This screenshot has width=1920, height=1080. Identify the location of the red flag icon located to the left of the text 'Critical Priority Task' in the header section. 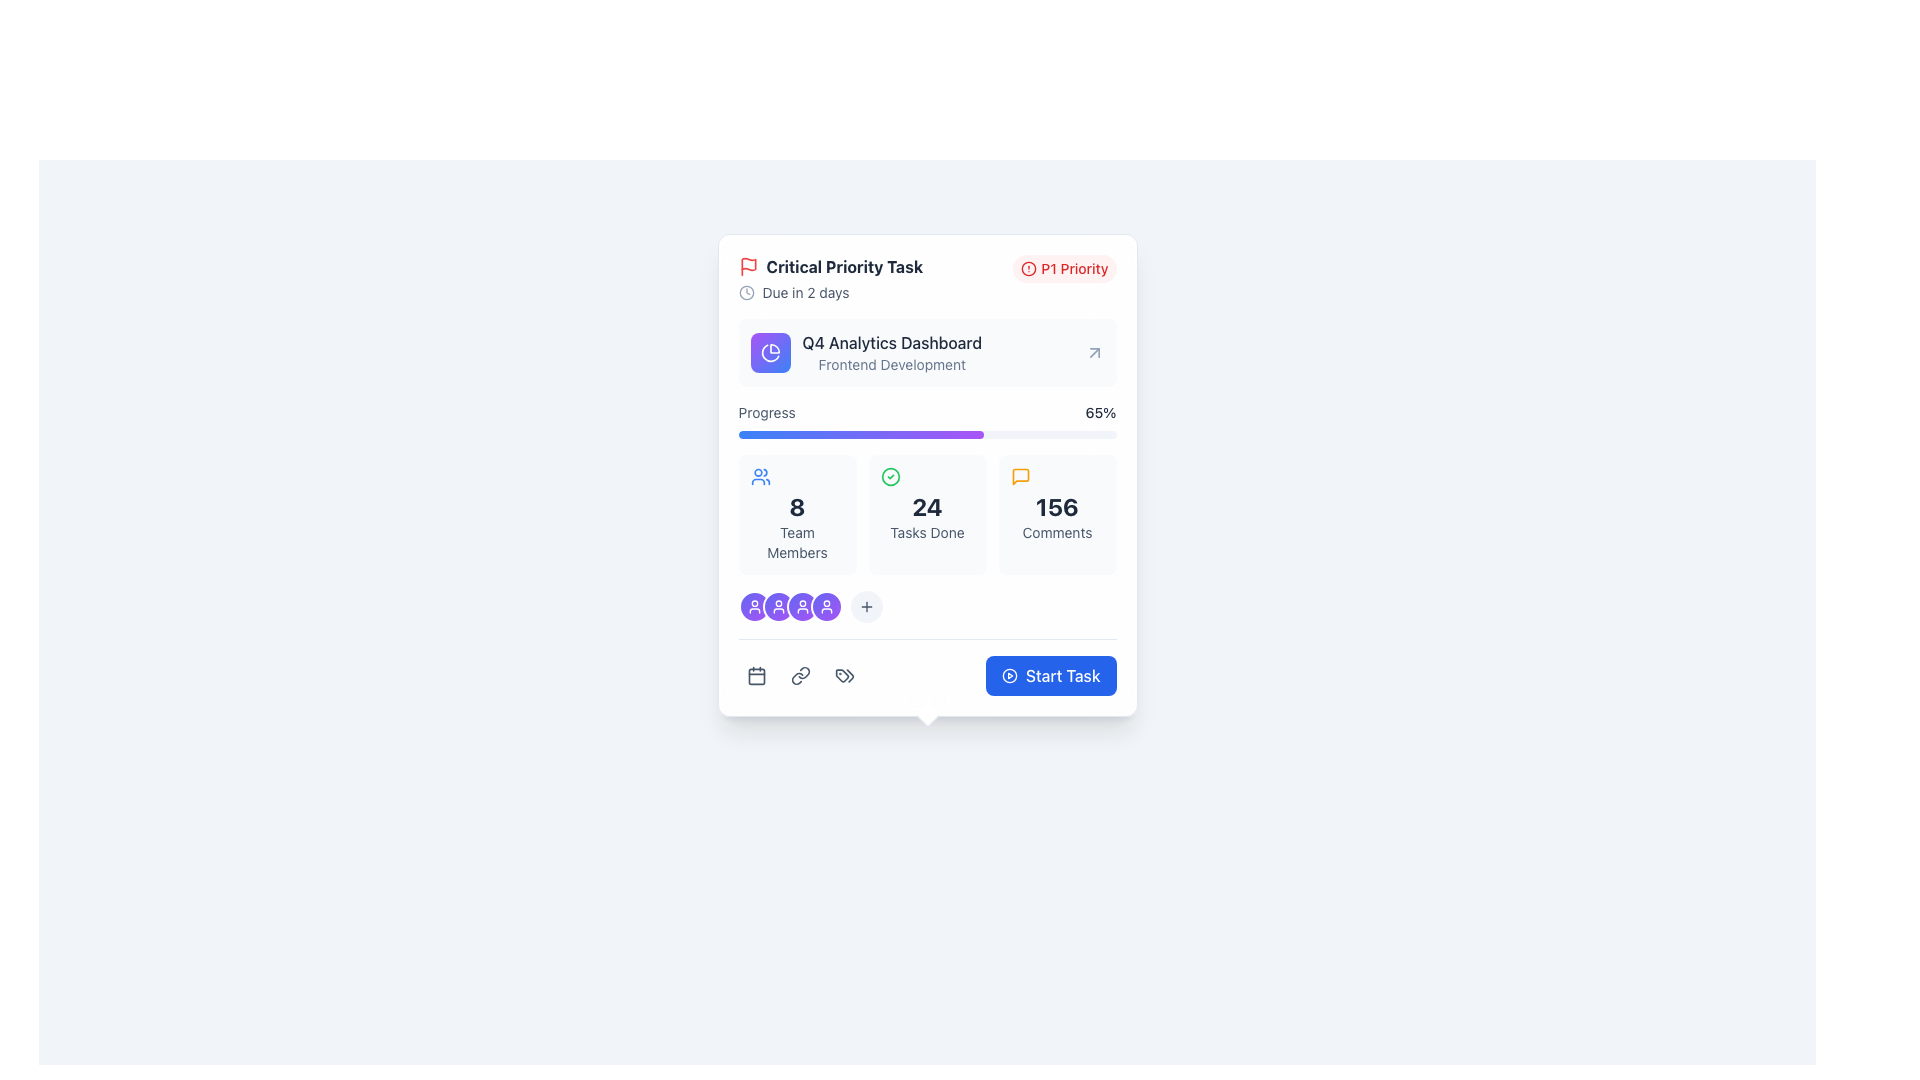
(747, 265).